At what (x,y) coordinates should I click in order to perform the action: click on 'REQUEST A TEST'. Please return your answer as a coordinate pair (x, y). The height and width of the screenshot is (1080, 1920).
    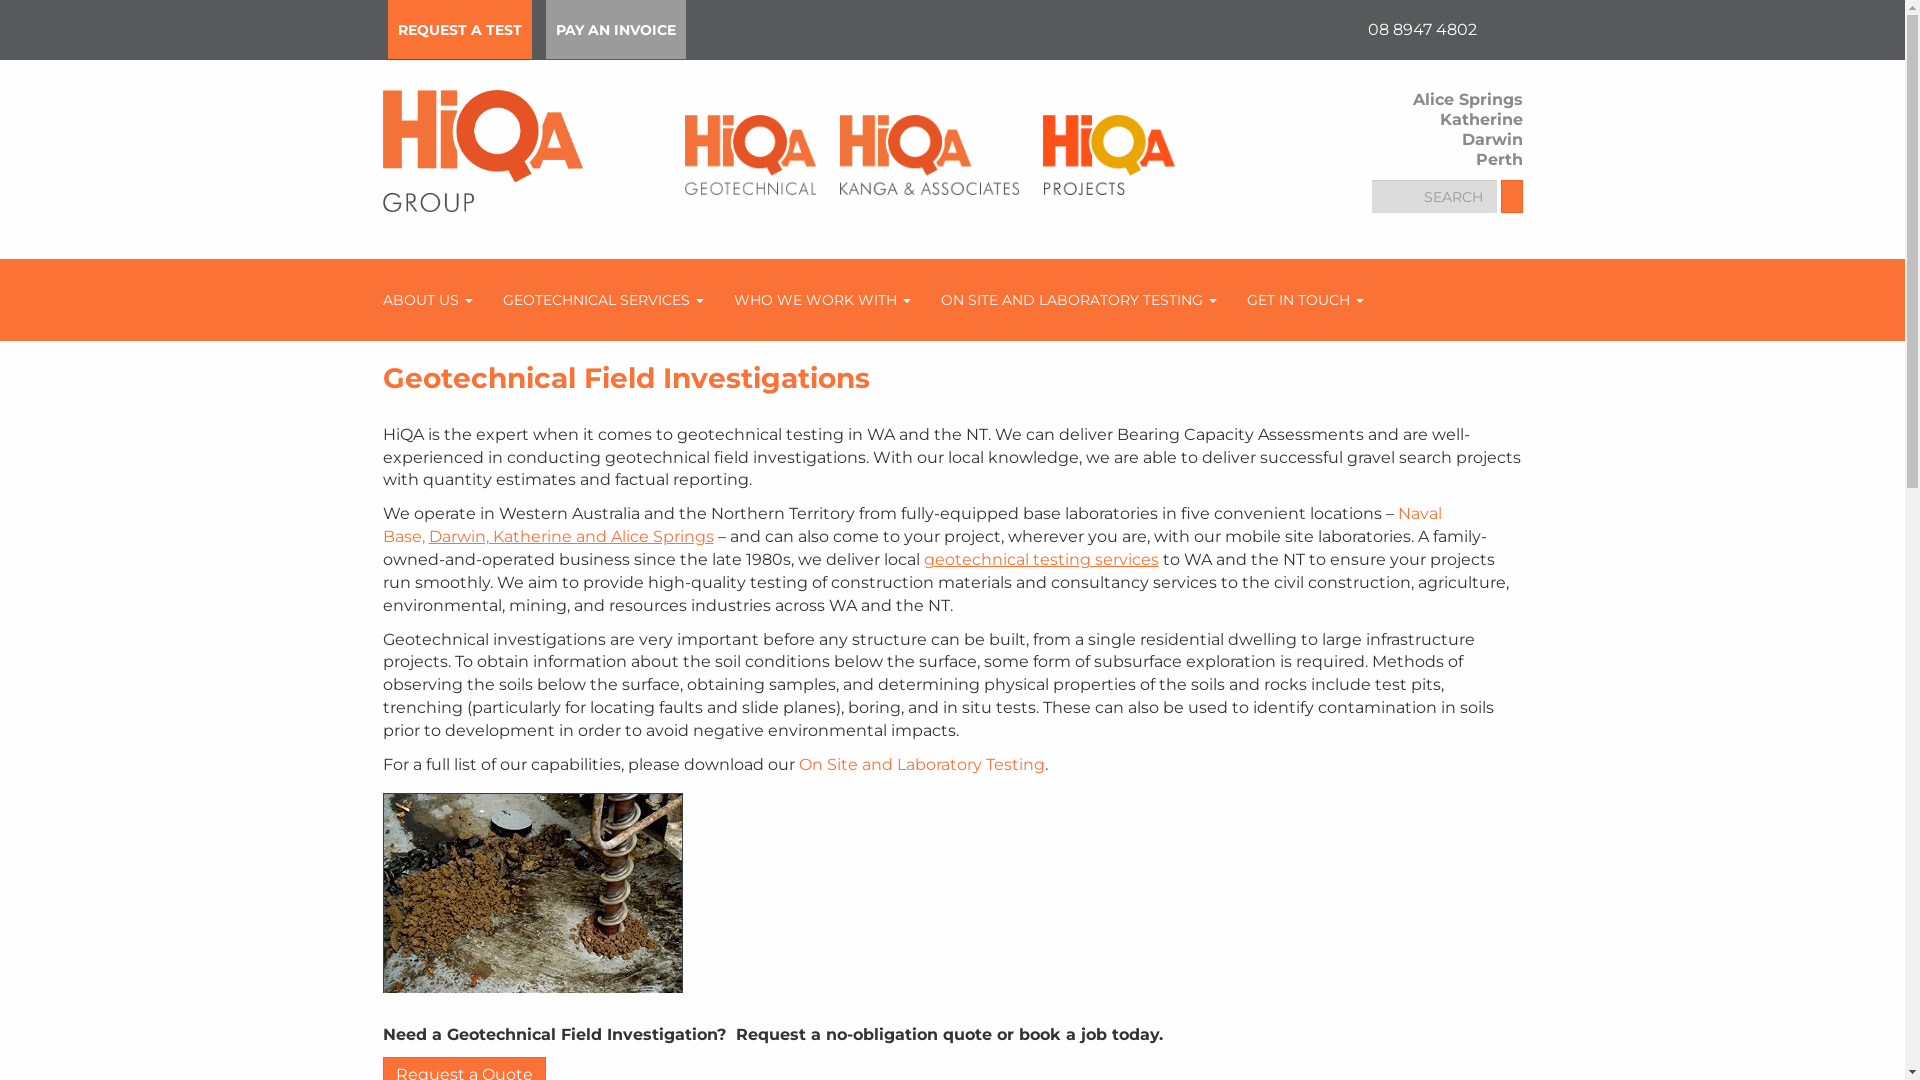
    Looking at the image, I should click on (459, 29).